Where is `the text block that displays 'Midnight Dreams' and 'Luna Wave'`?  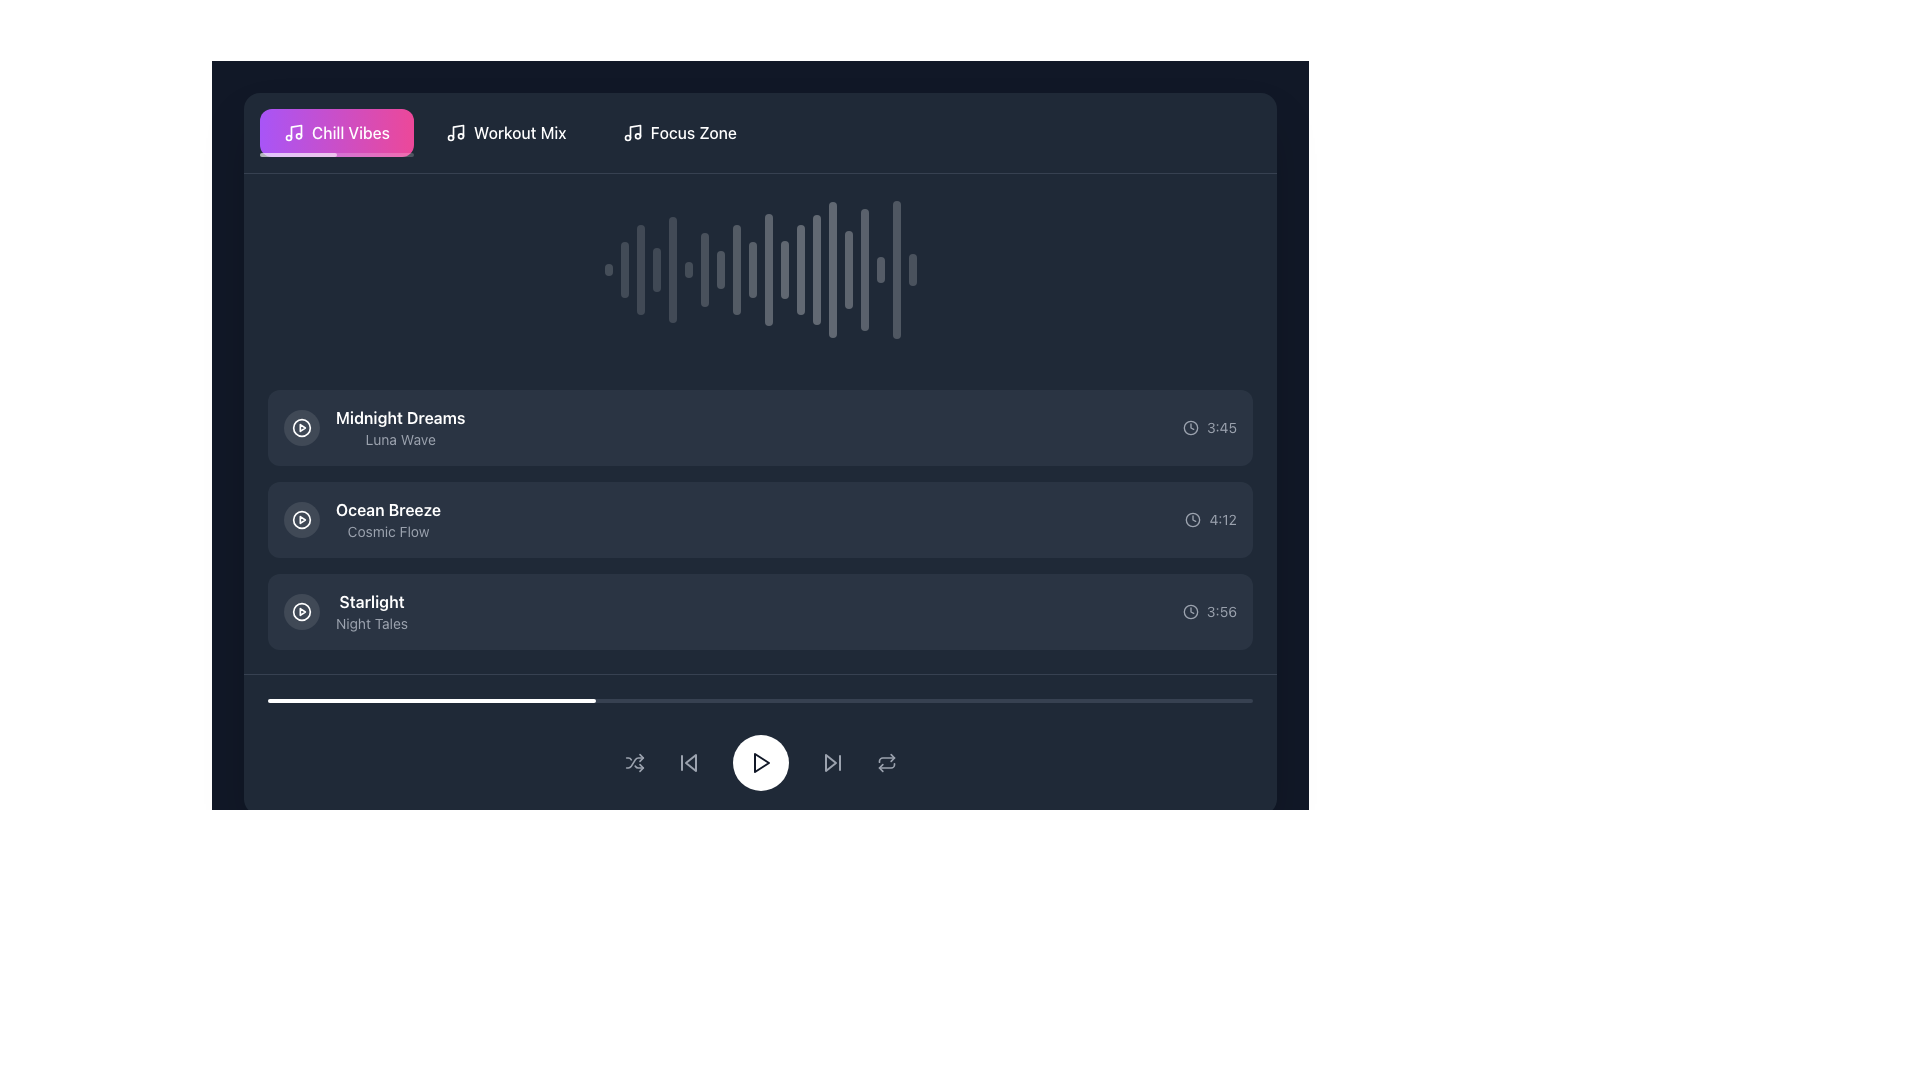
the text block that displays 'Midnight Dreams' and 'Luna Wave' is located at coordinates (400, 427).